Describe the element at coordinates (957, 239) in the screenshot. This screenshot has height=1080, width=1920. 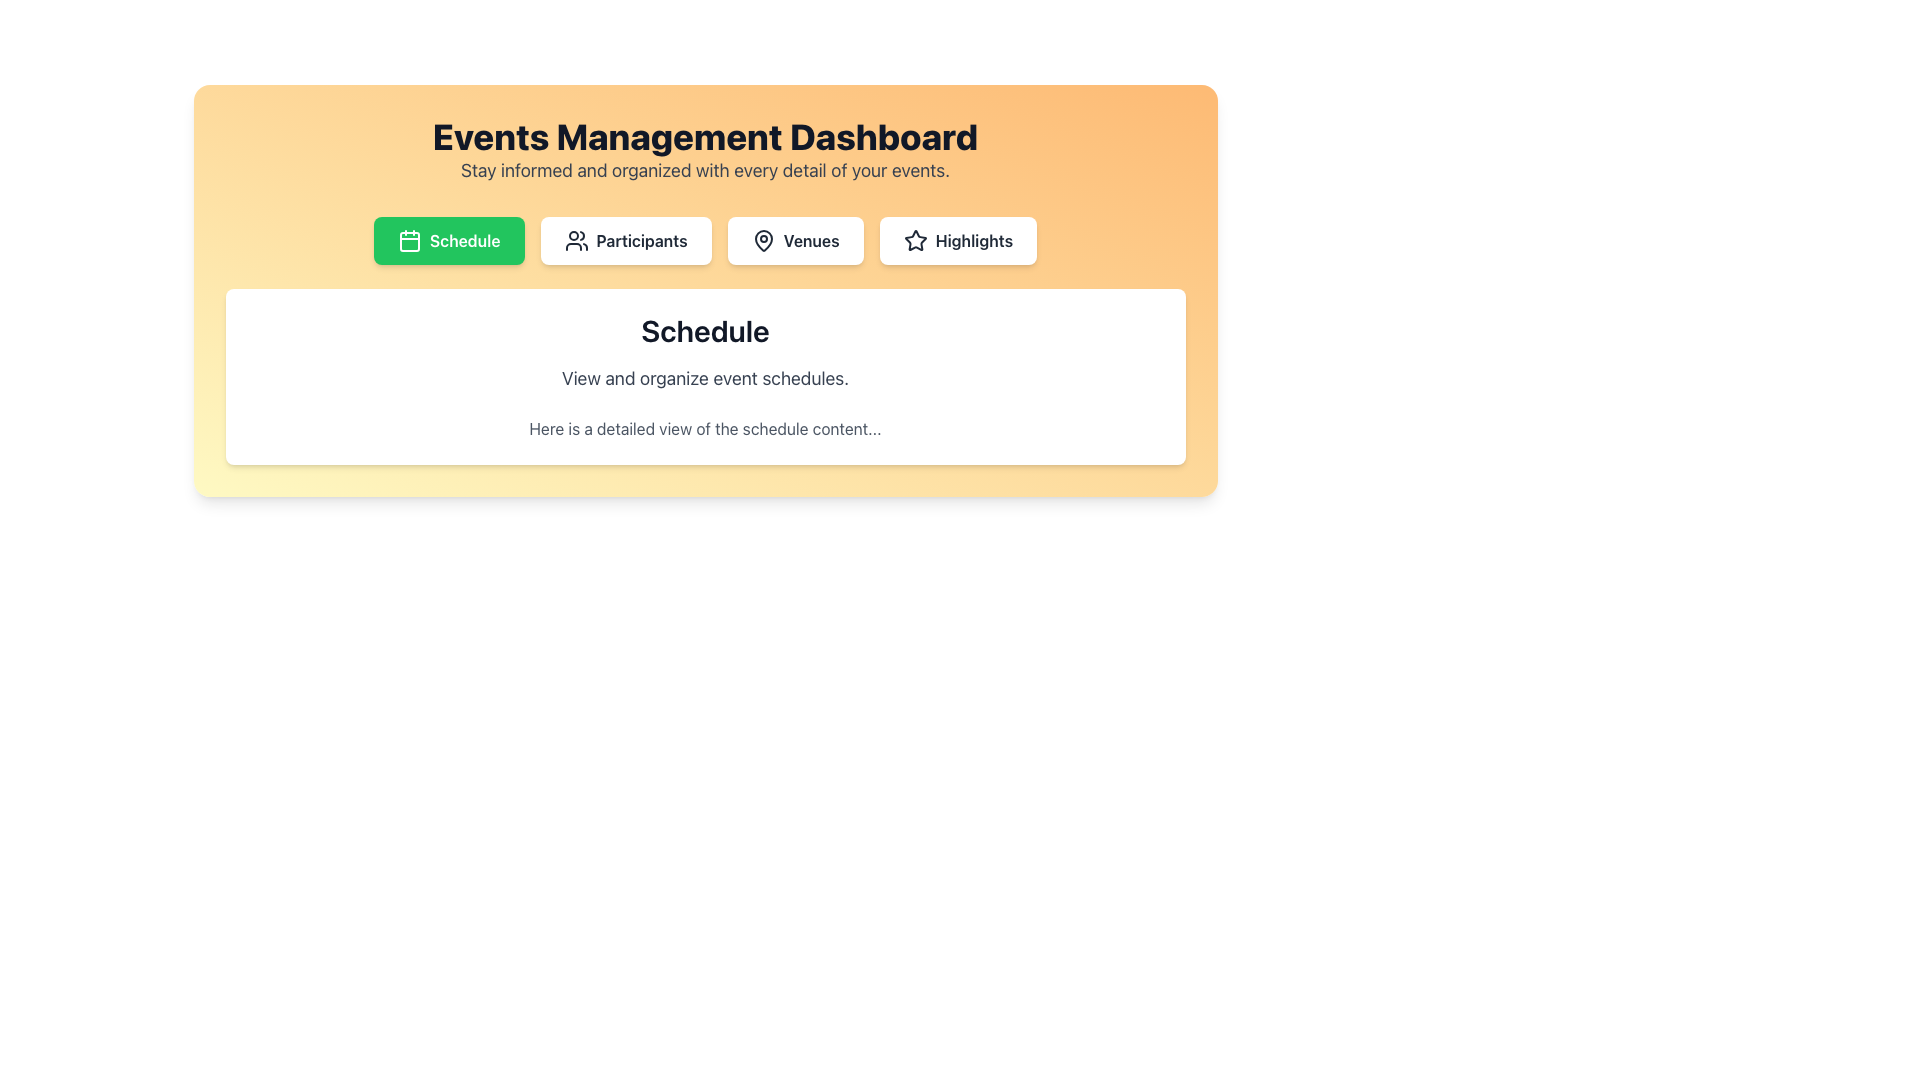
I see `the rightmost Interactive button labeled 'Highlights' with a star icon` at that location.